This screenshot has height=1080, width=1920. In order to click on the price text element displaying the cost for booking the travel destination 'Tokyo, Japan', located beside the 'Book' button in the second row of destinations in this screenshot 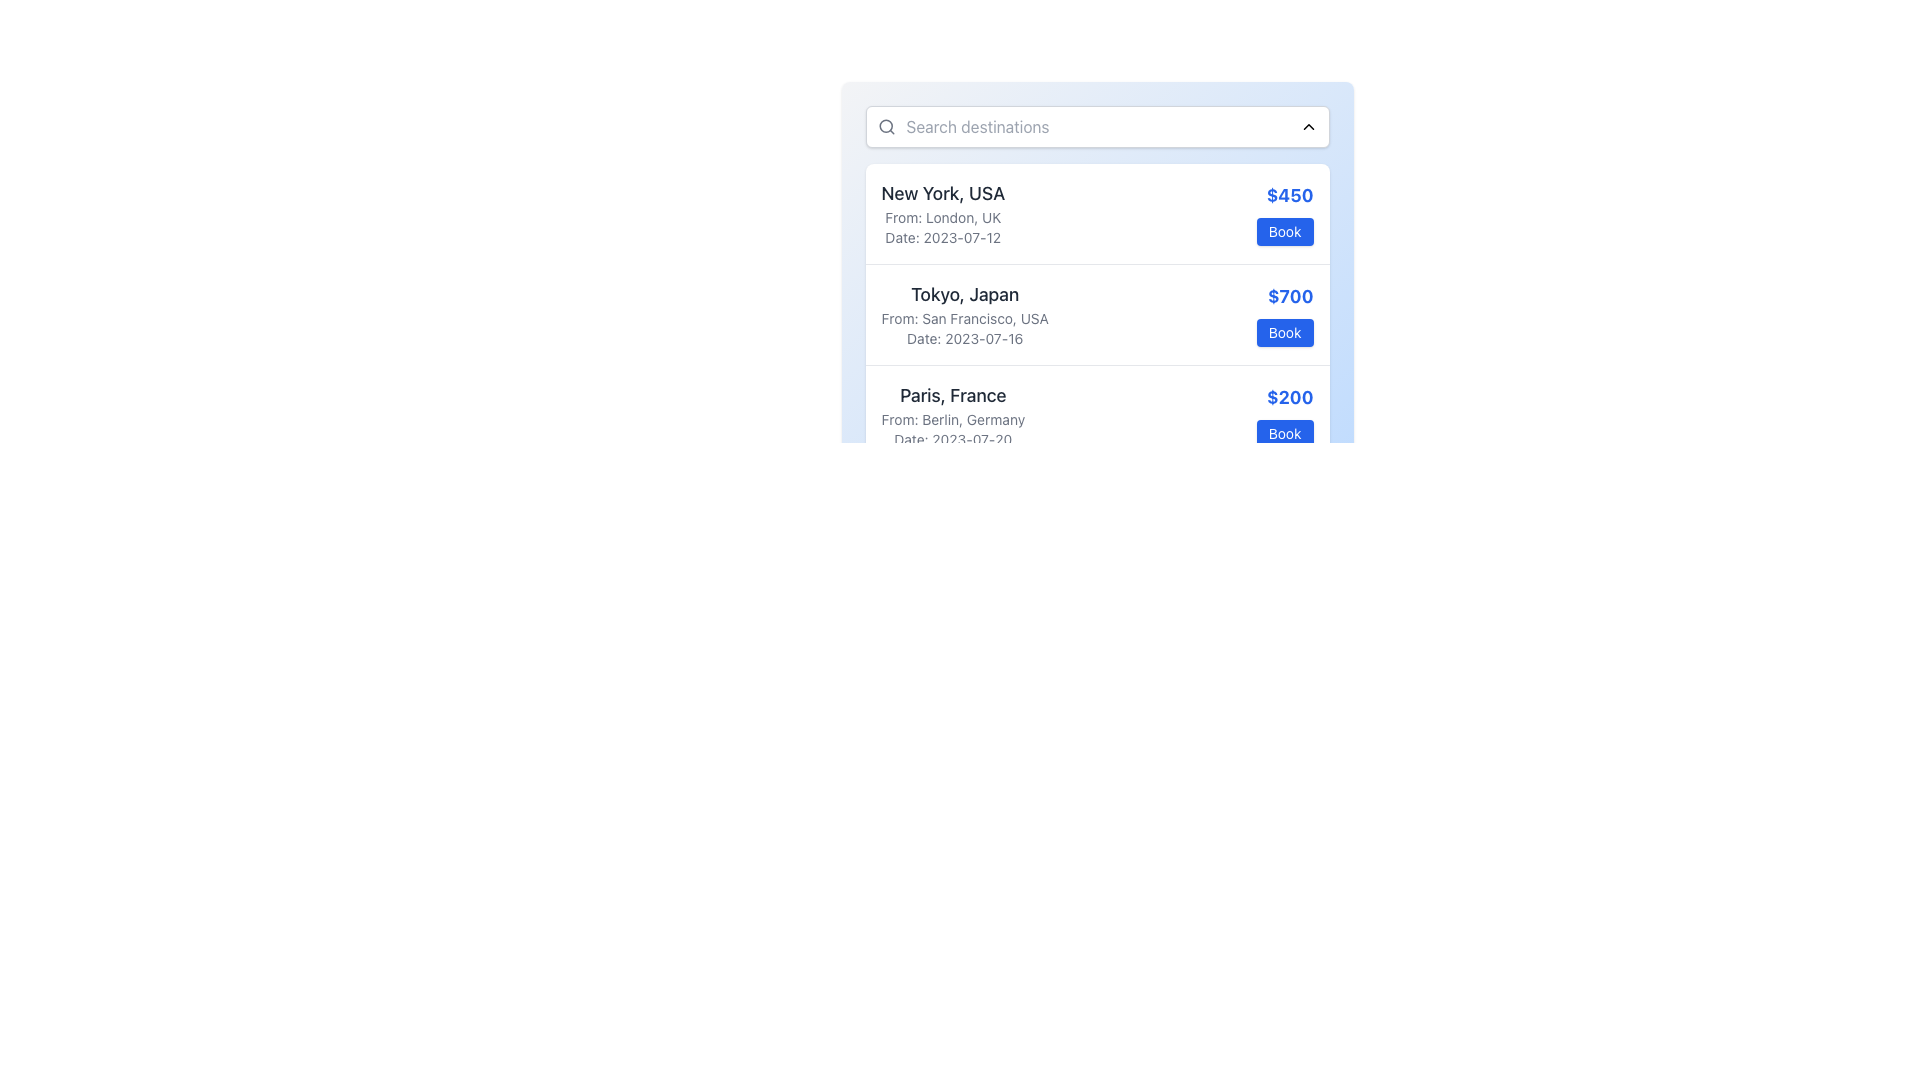, I will do `click(1285, 297)`.